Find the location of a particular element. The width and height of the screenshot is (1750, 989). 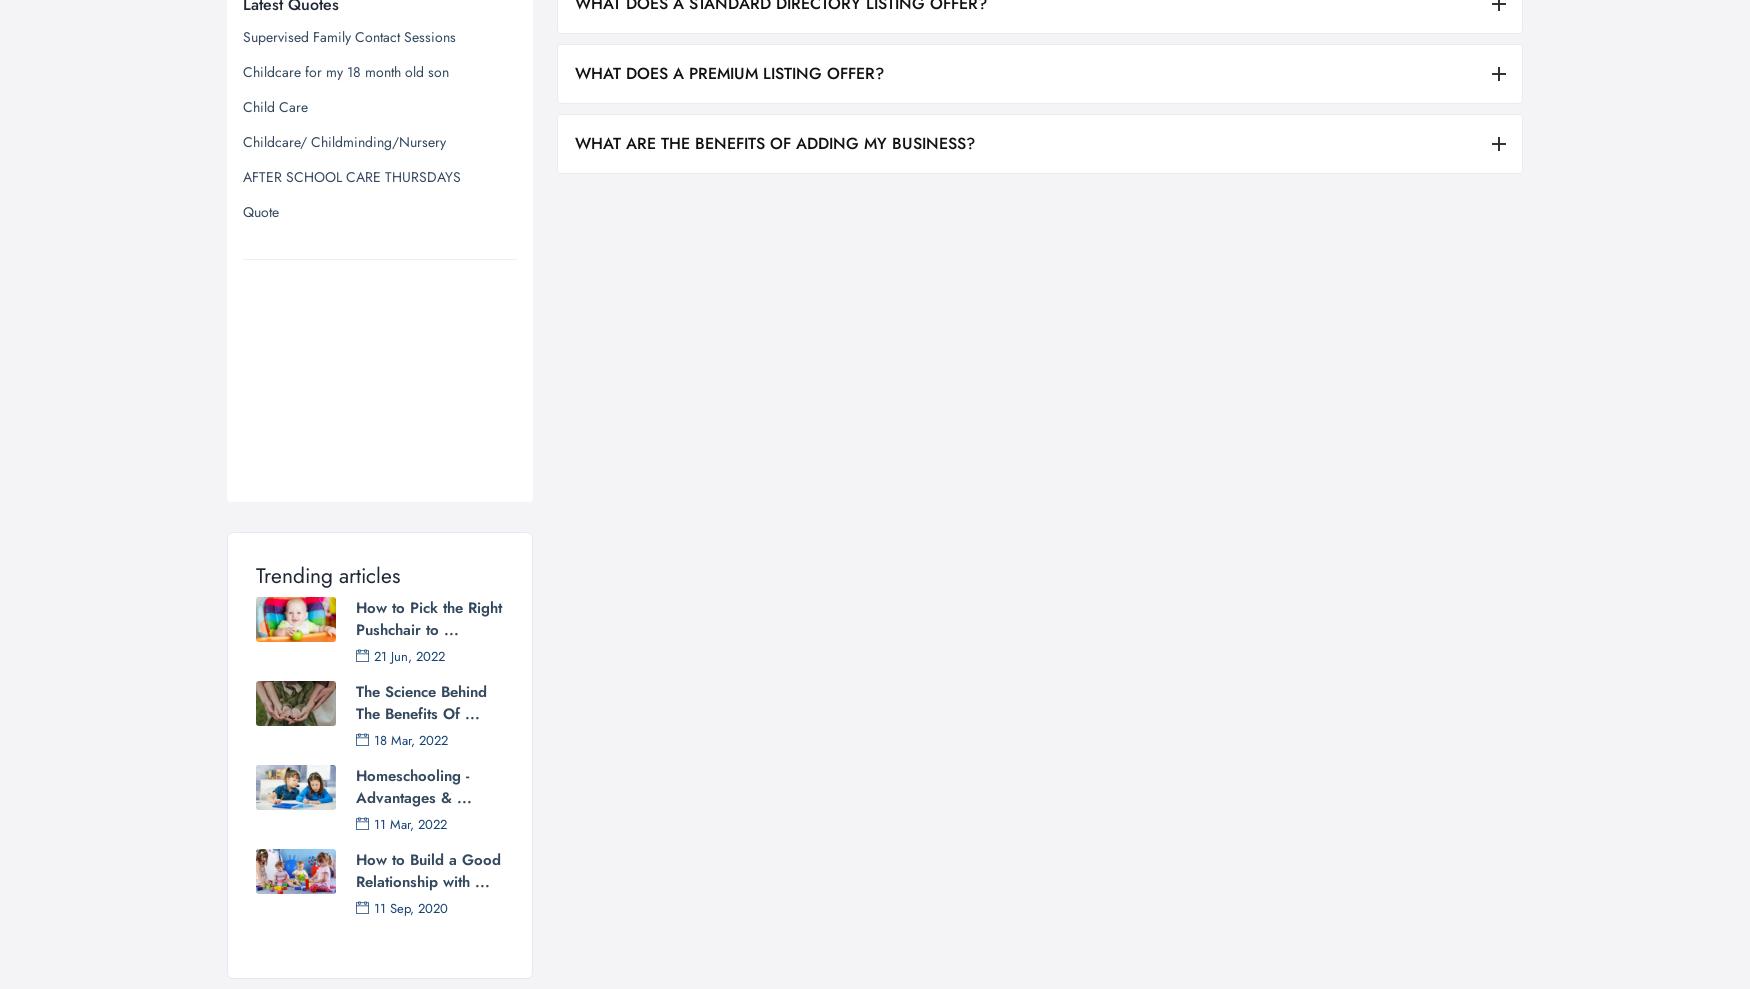

'Cookies' is located at coordinates (1130, 845).